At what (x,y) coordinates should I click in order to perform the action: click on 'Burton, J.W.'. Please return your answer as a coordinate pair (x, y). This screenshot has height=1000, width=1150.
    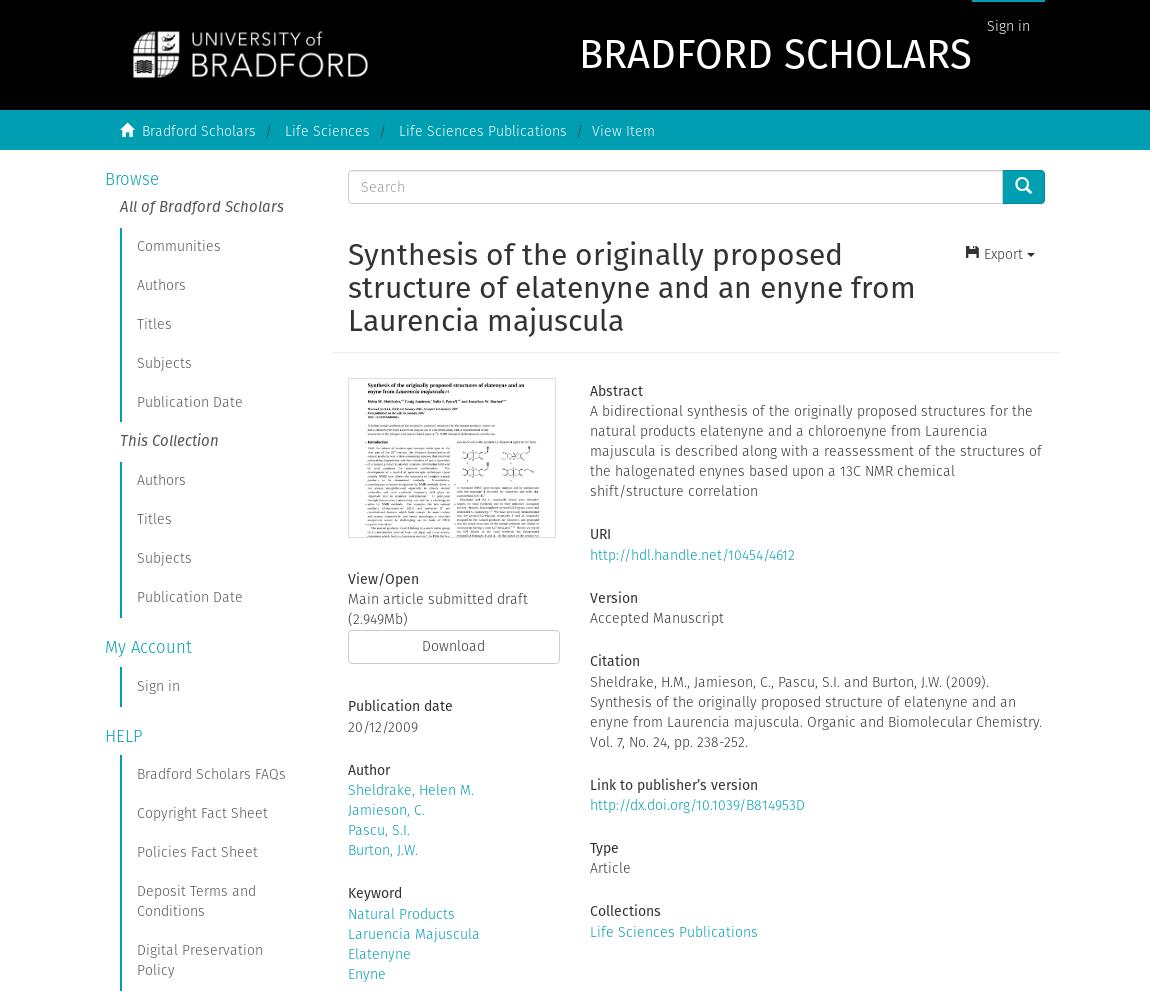
    Looking at the image, I should click on (382, 849).